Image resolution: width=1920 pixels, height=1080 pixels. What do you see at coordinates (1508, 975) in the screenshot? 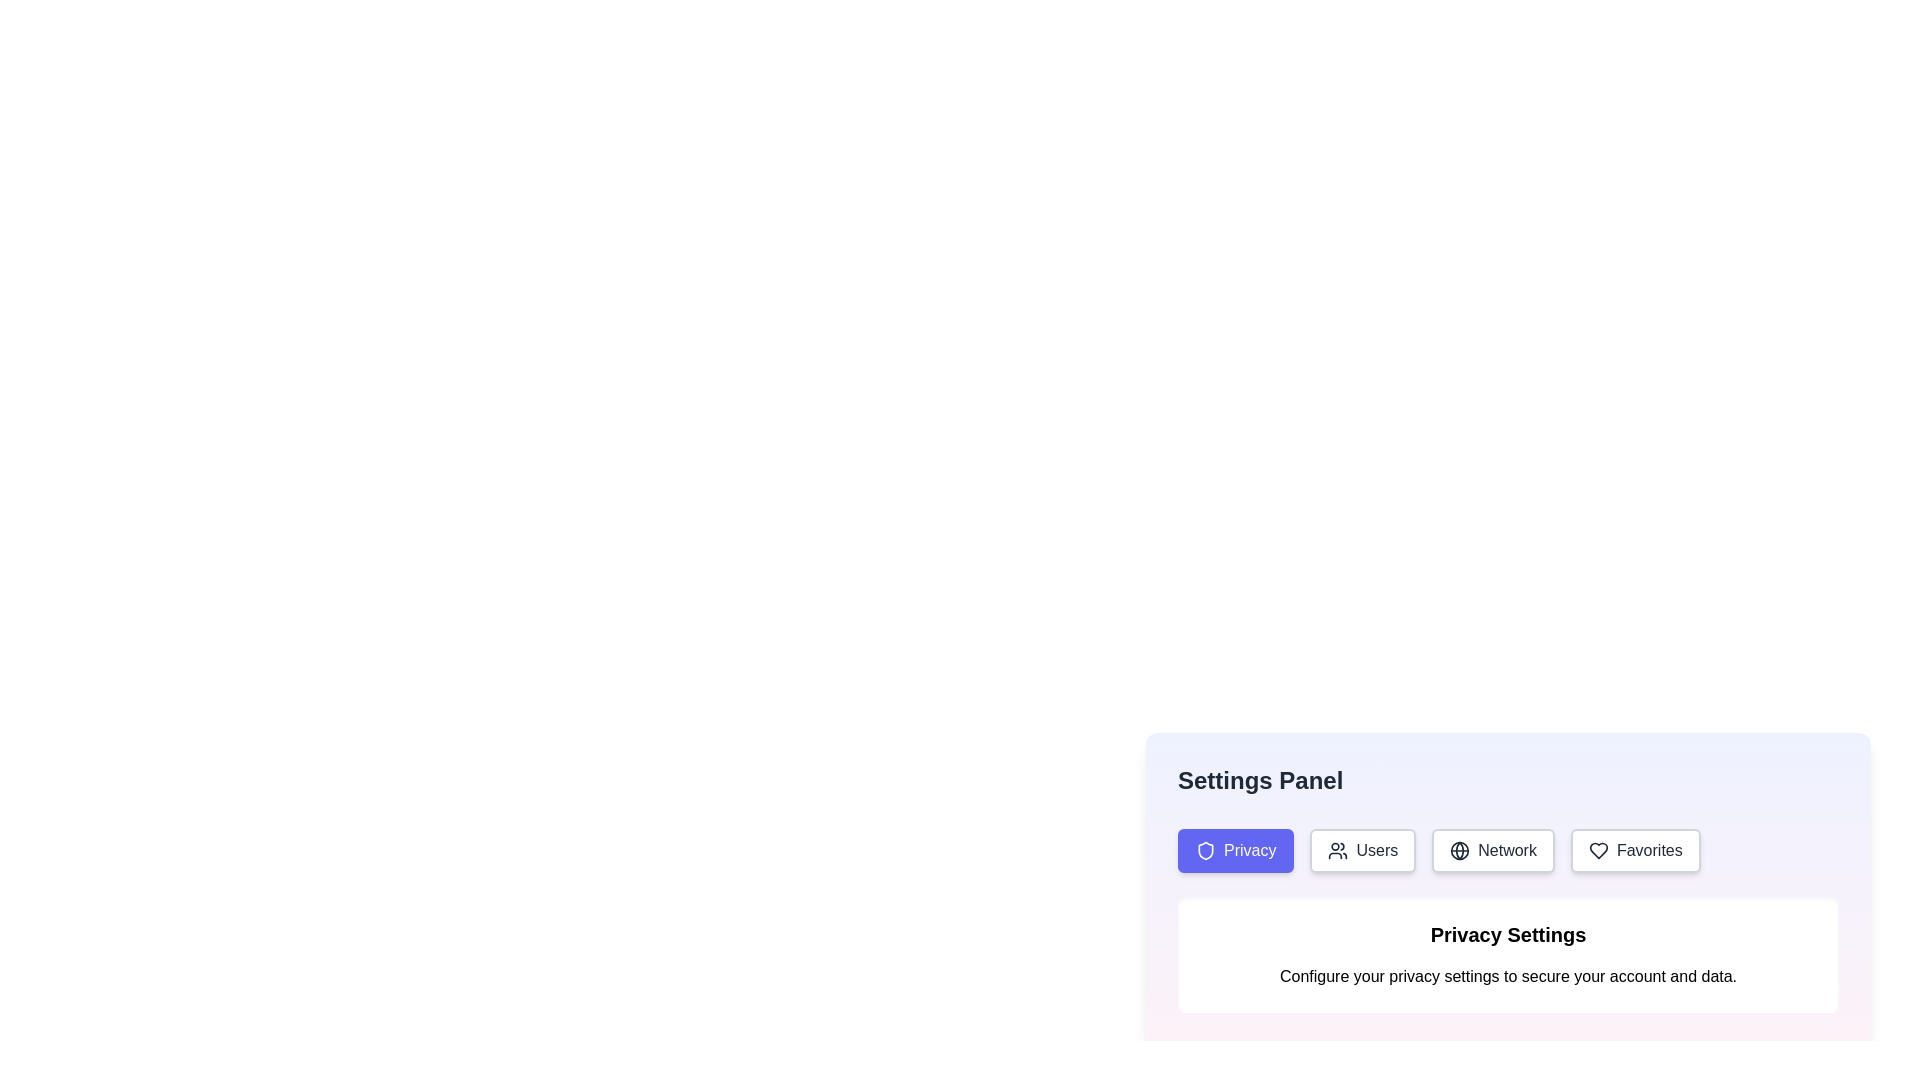
I see `the descriptive text label related to privacy settings located below the 'Privacy Settings' title in the 'Settings Panel'` at bounding box center [1508, 975].